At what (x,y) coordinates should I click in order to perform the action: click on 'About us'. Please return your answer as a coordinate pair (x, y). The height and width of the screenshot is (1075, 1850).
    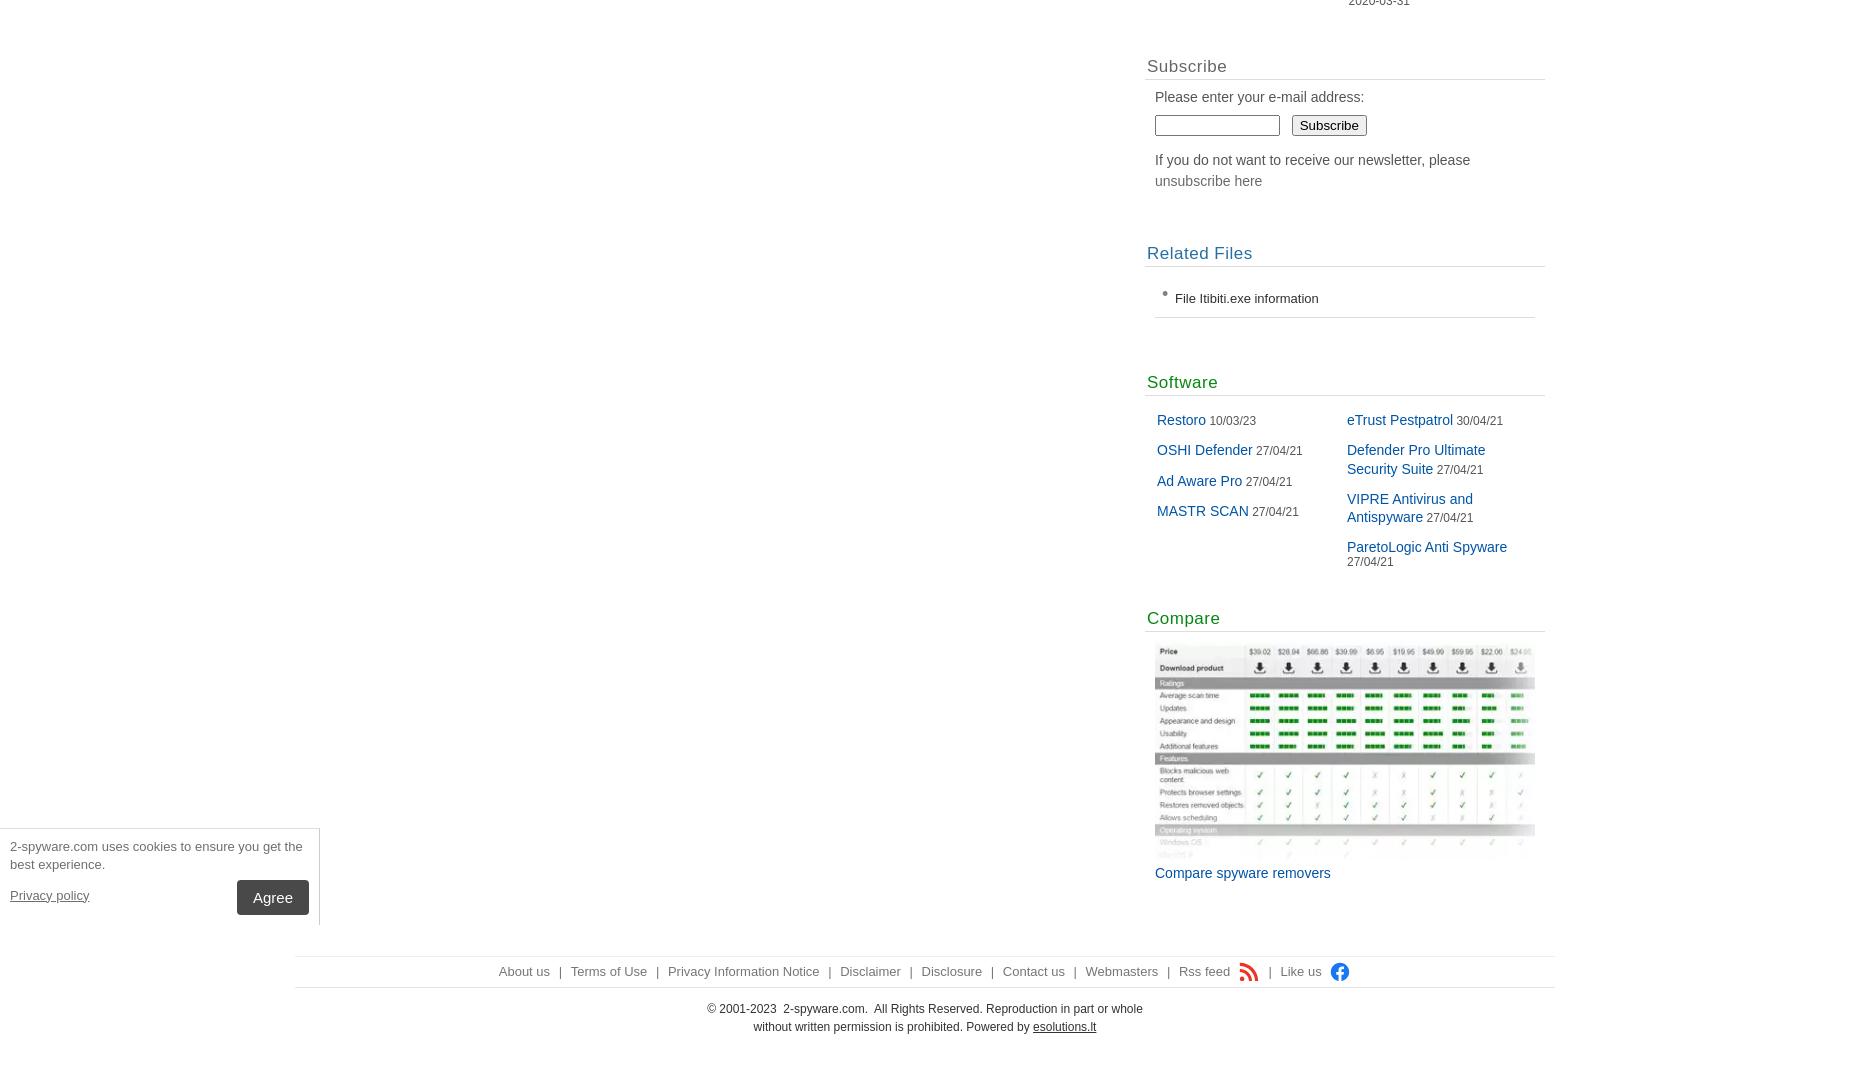
    Looking at the image, I should click on (523, 970).